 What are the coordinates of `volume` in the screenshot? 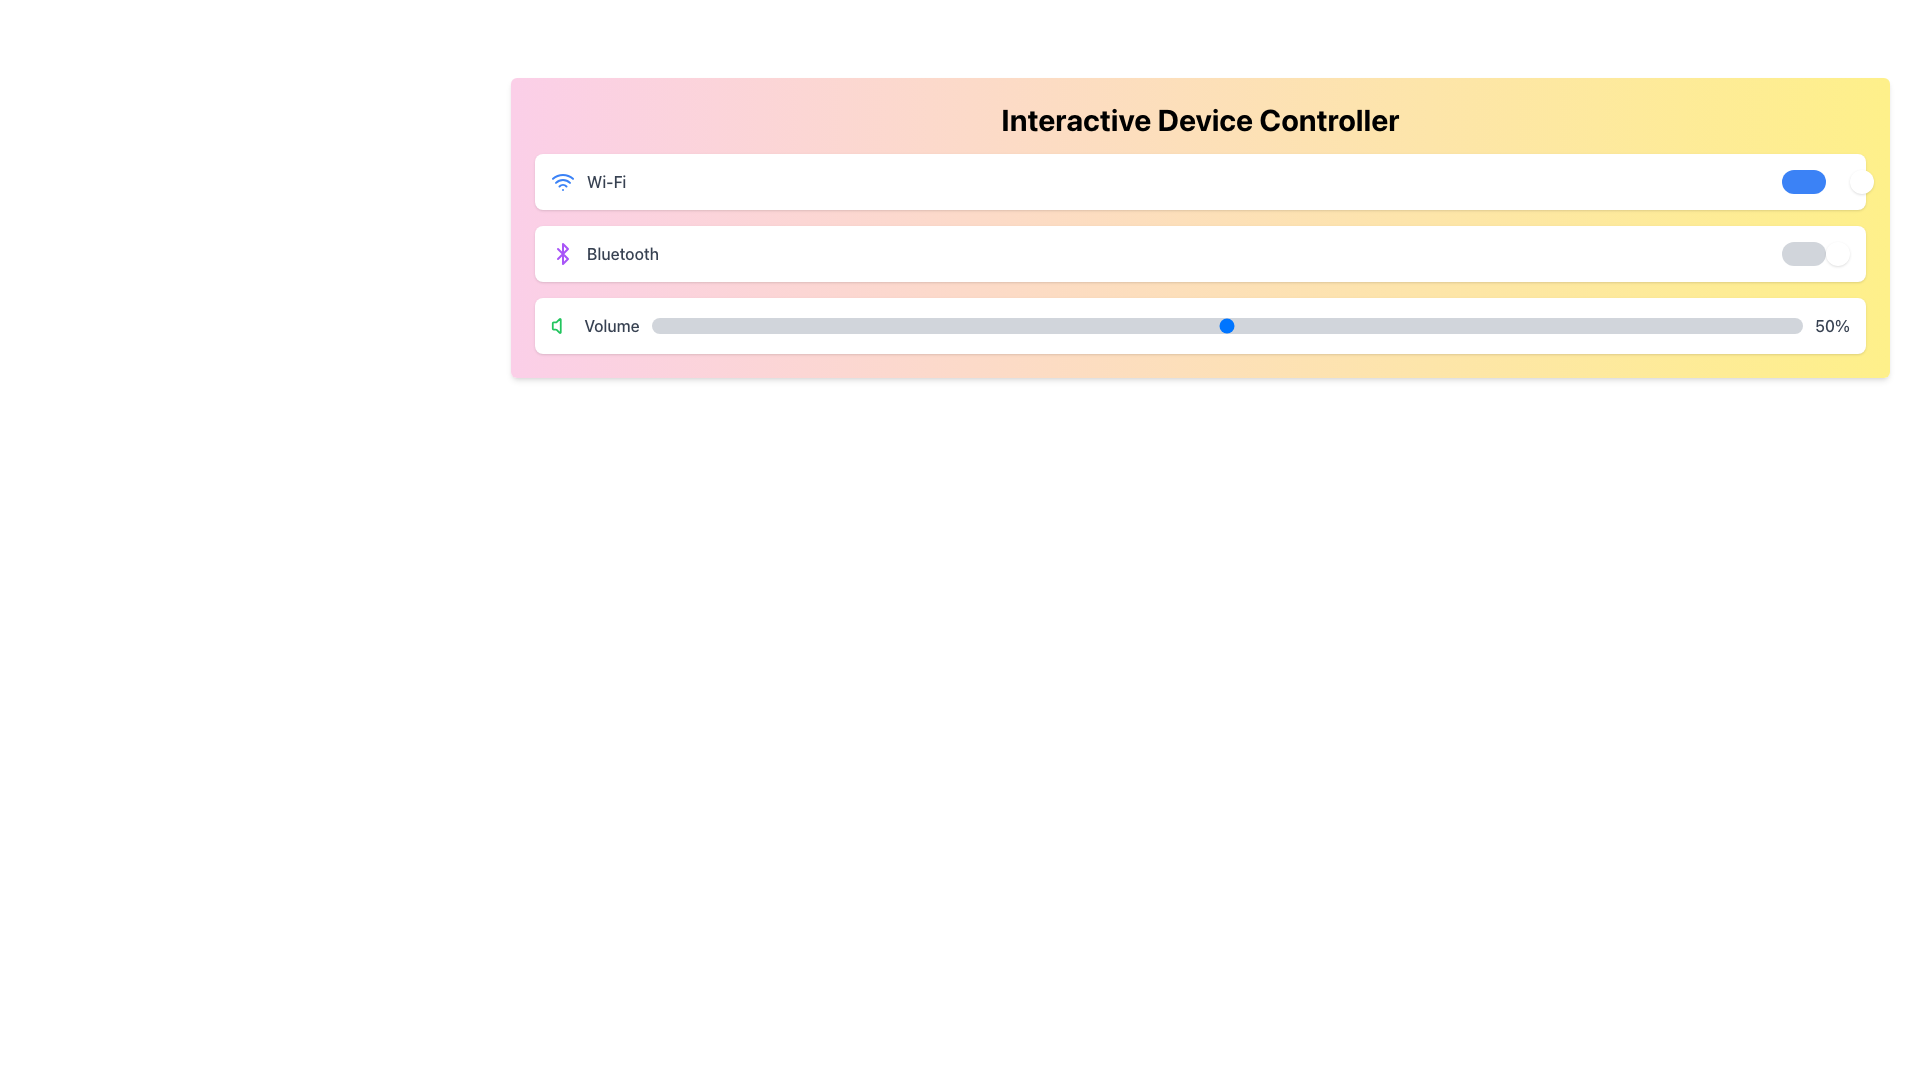 It's located at (1065, 325).